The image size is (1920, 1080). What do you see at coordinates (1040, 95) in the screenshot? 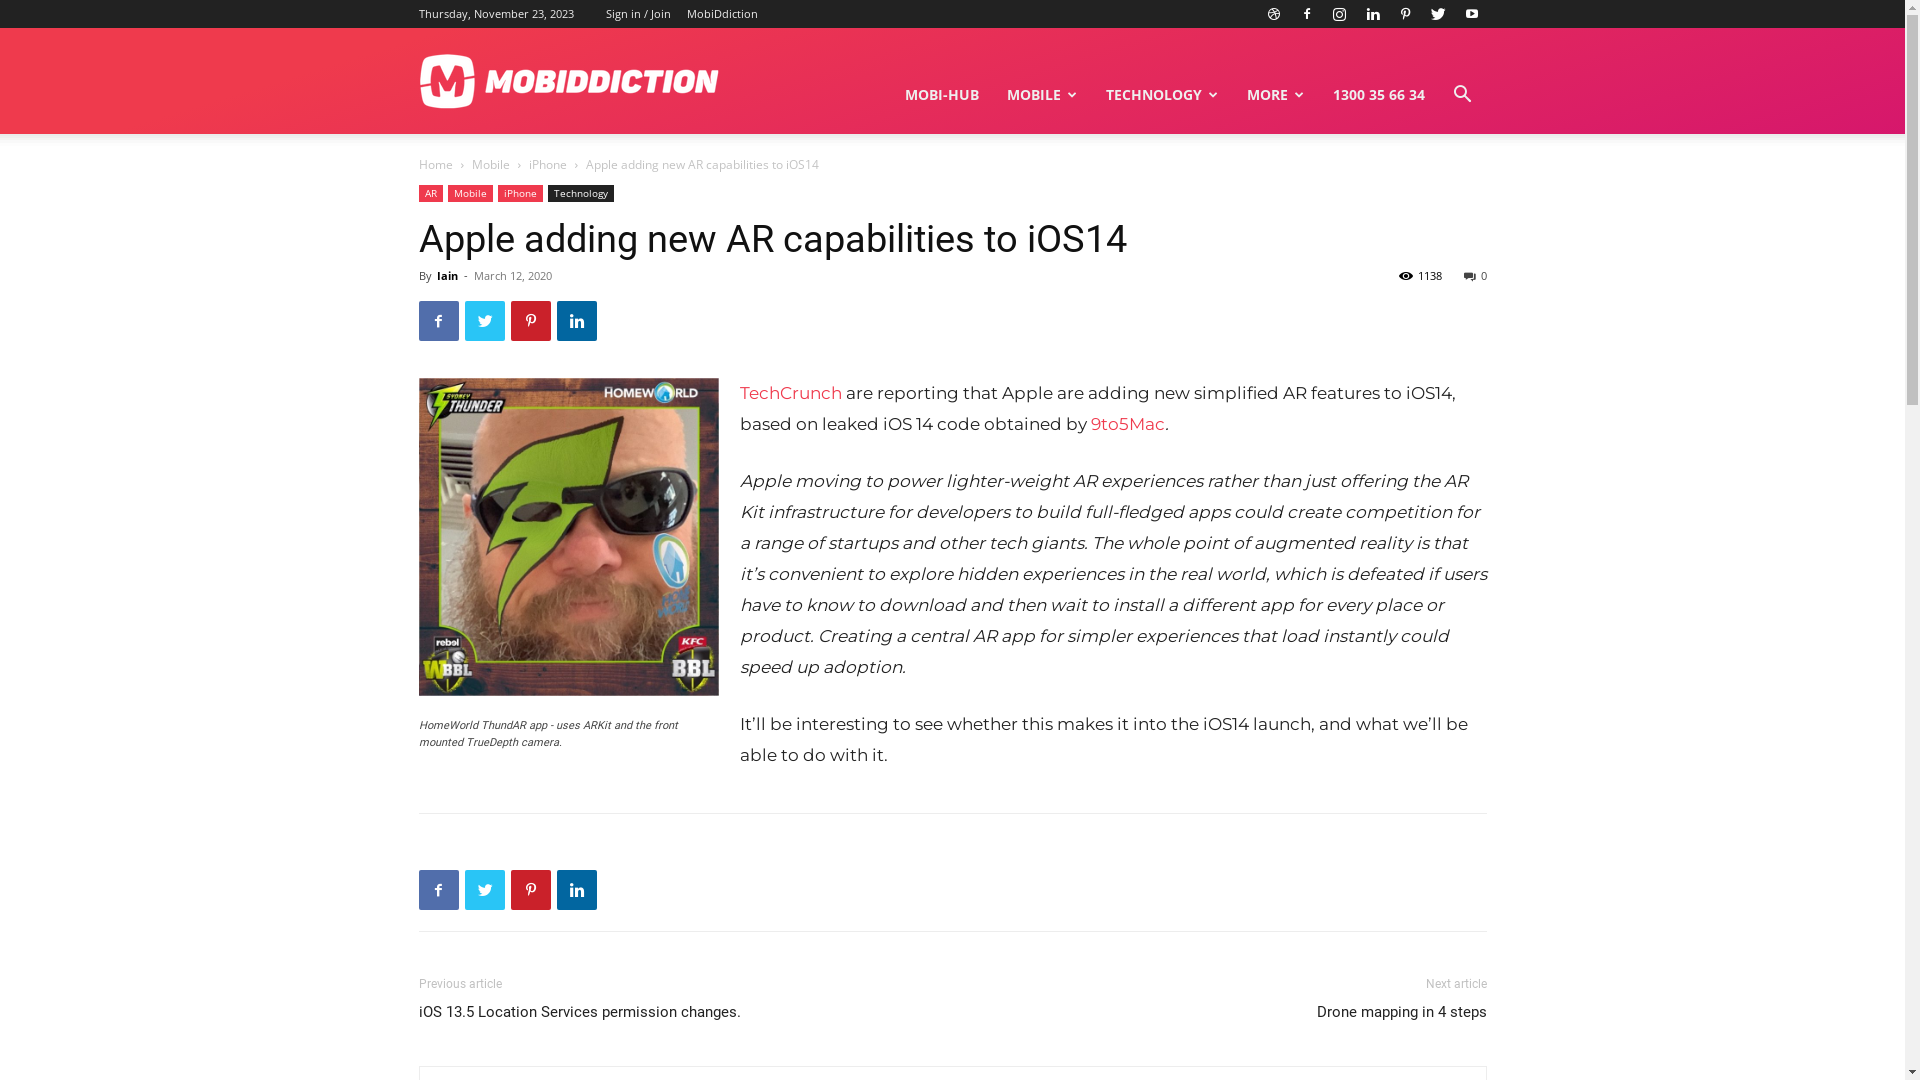
I see `'MOBILE'` at bounding box center [1040, 95].